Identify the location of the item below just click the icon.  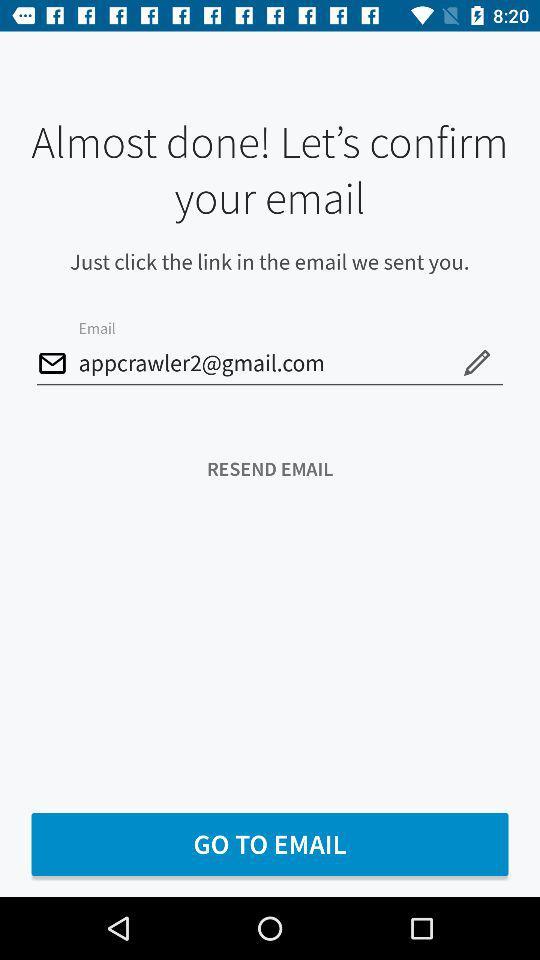
(475, 361).